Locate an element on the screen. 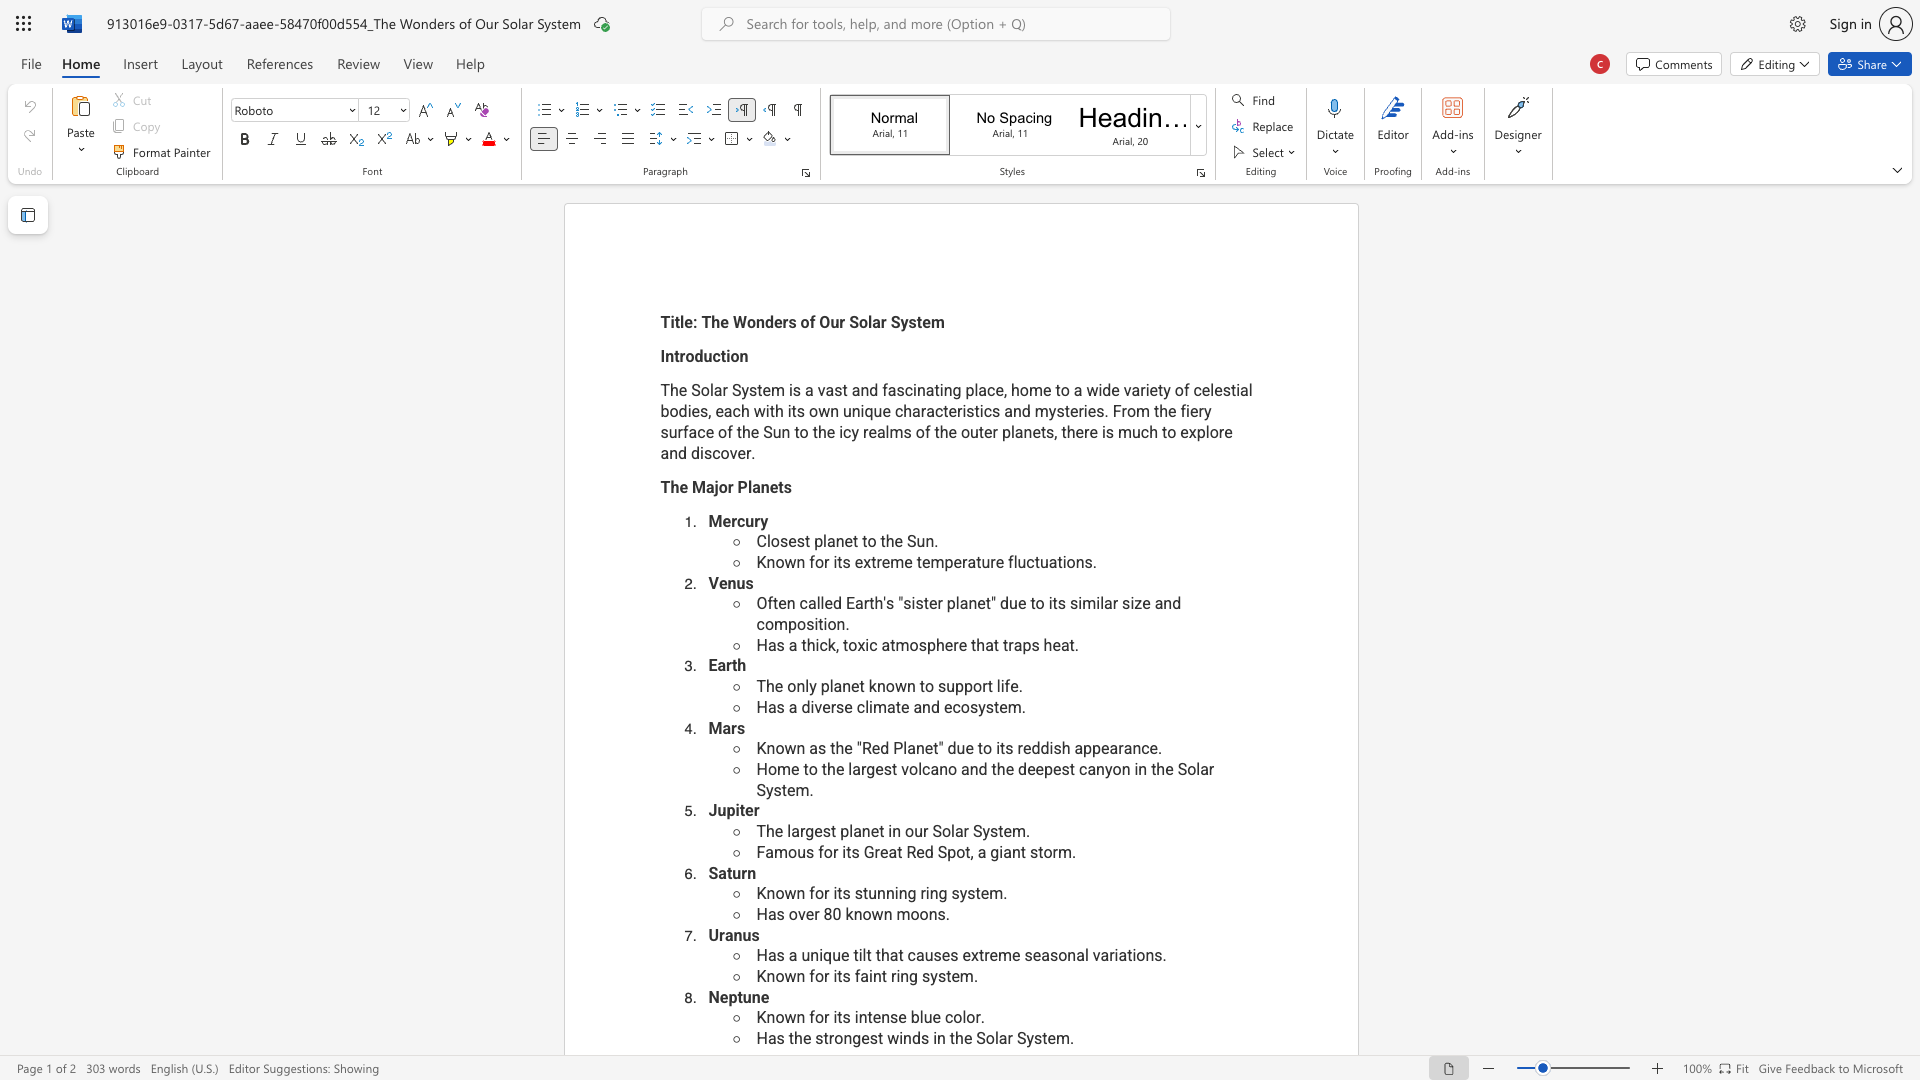  the 2th character "t" in the text is located at coordinates (855, 541).